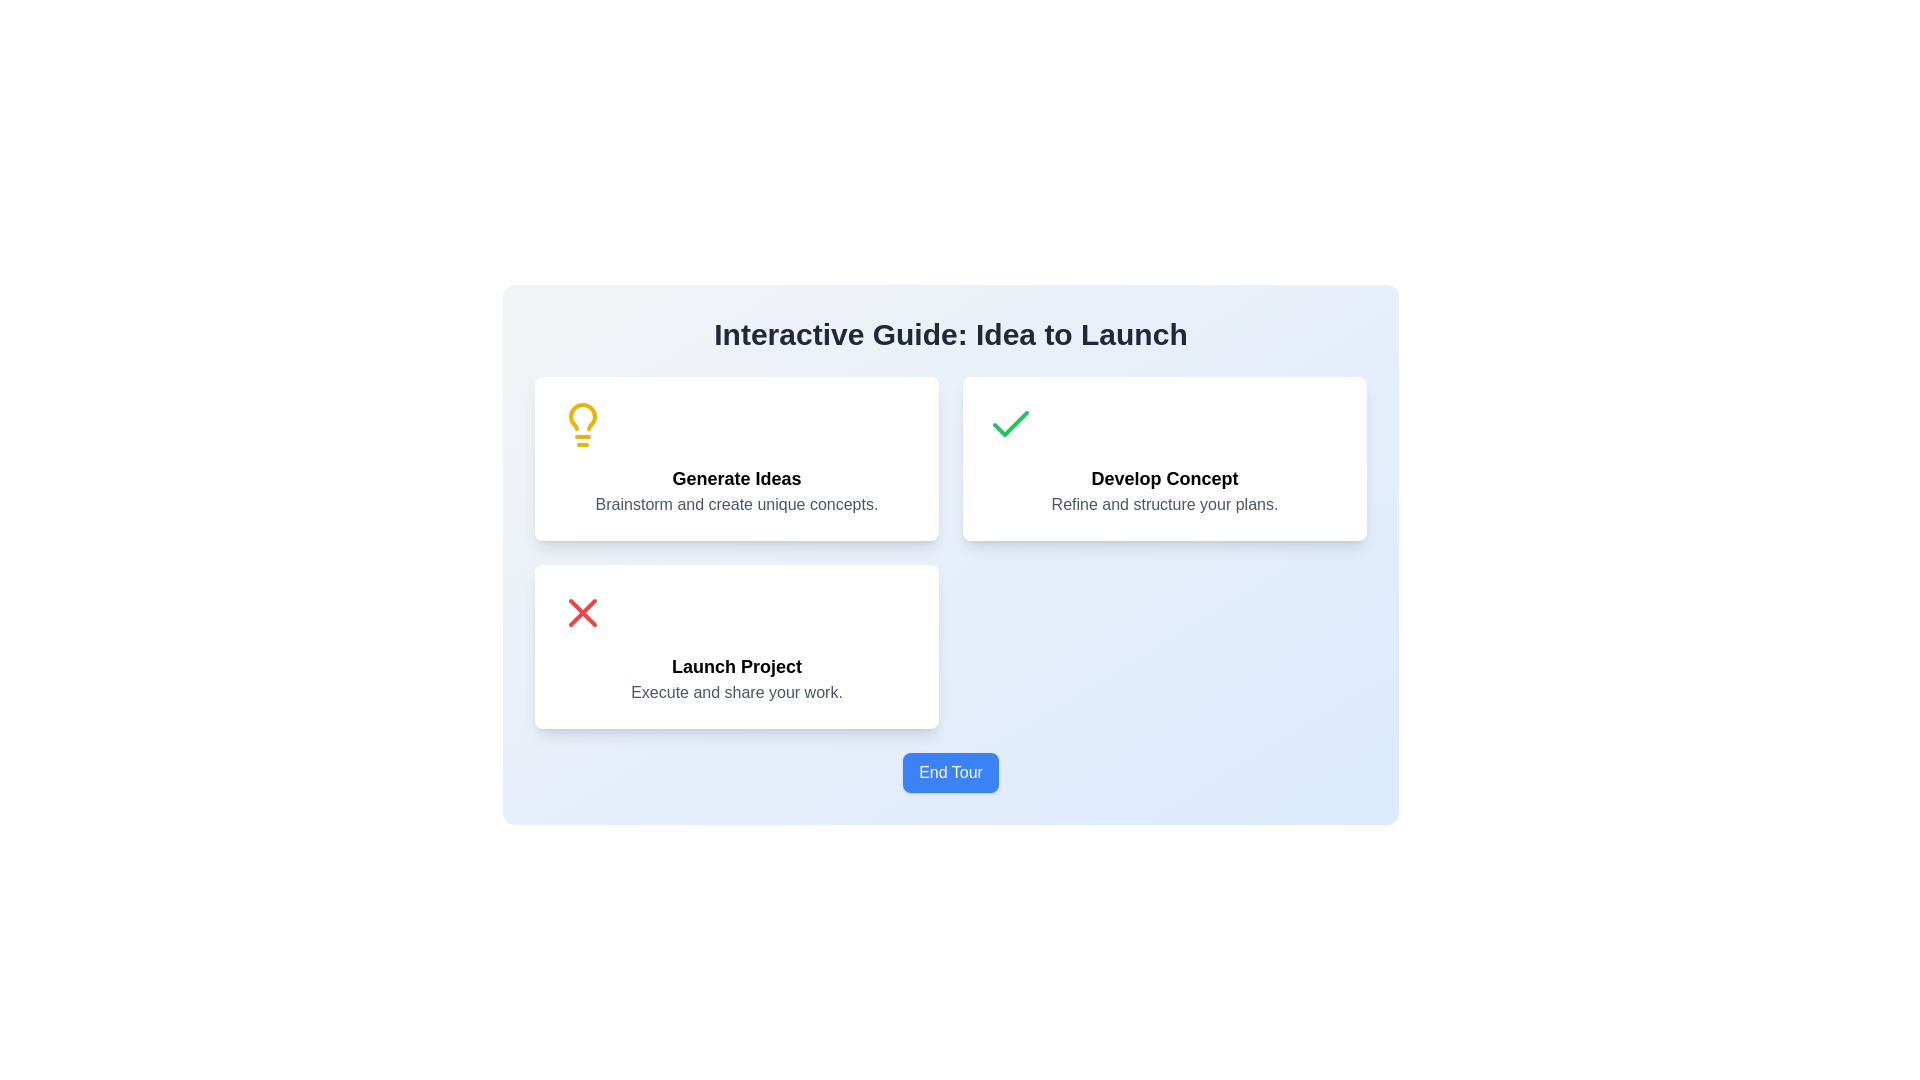 This screenshot has height=1080, width=1920. What do you see at coordinates (736, 647) in the screenshot?
I see `the Info card highlighting the 'Launch Project' phase, which is the third card in the bottom-left portion of the grid layout` at bounding box center [736, 647].